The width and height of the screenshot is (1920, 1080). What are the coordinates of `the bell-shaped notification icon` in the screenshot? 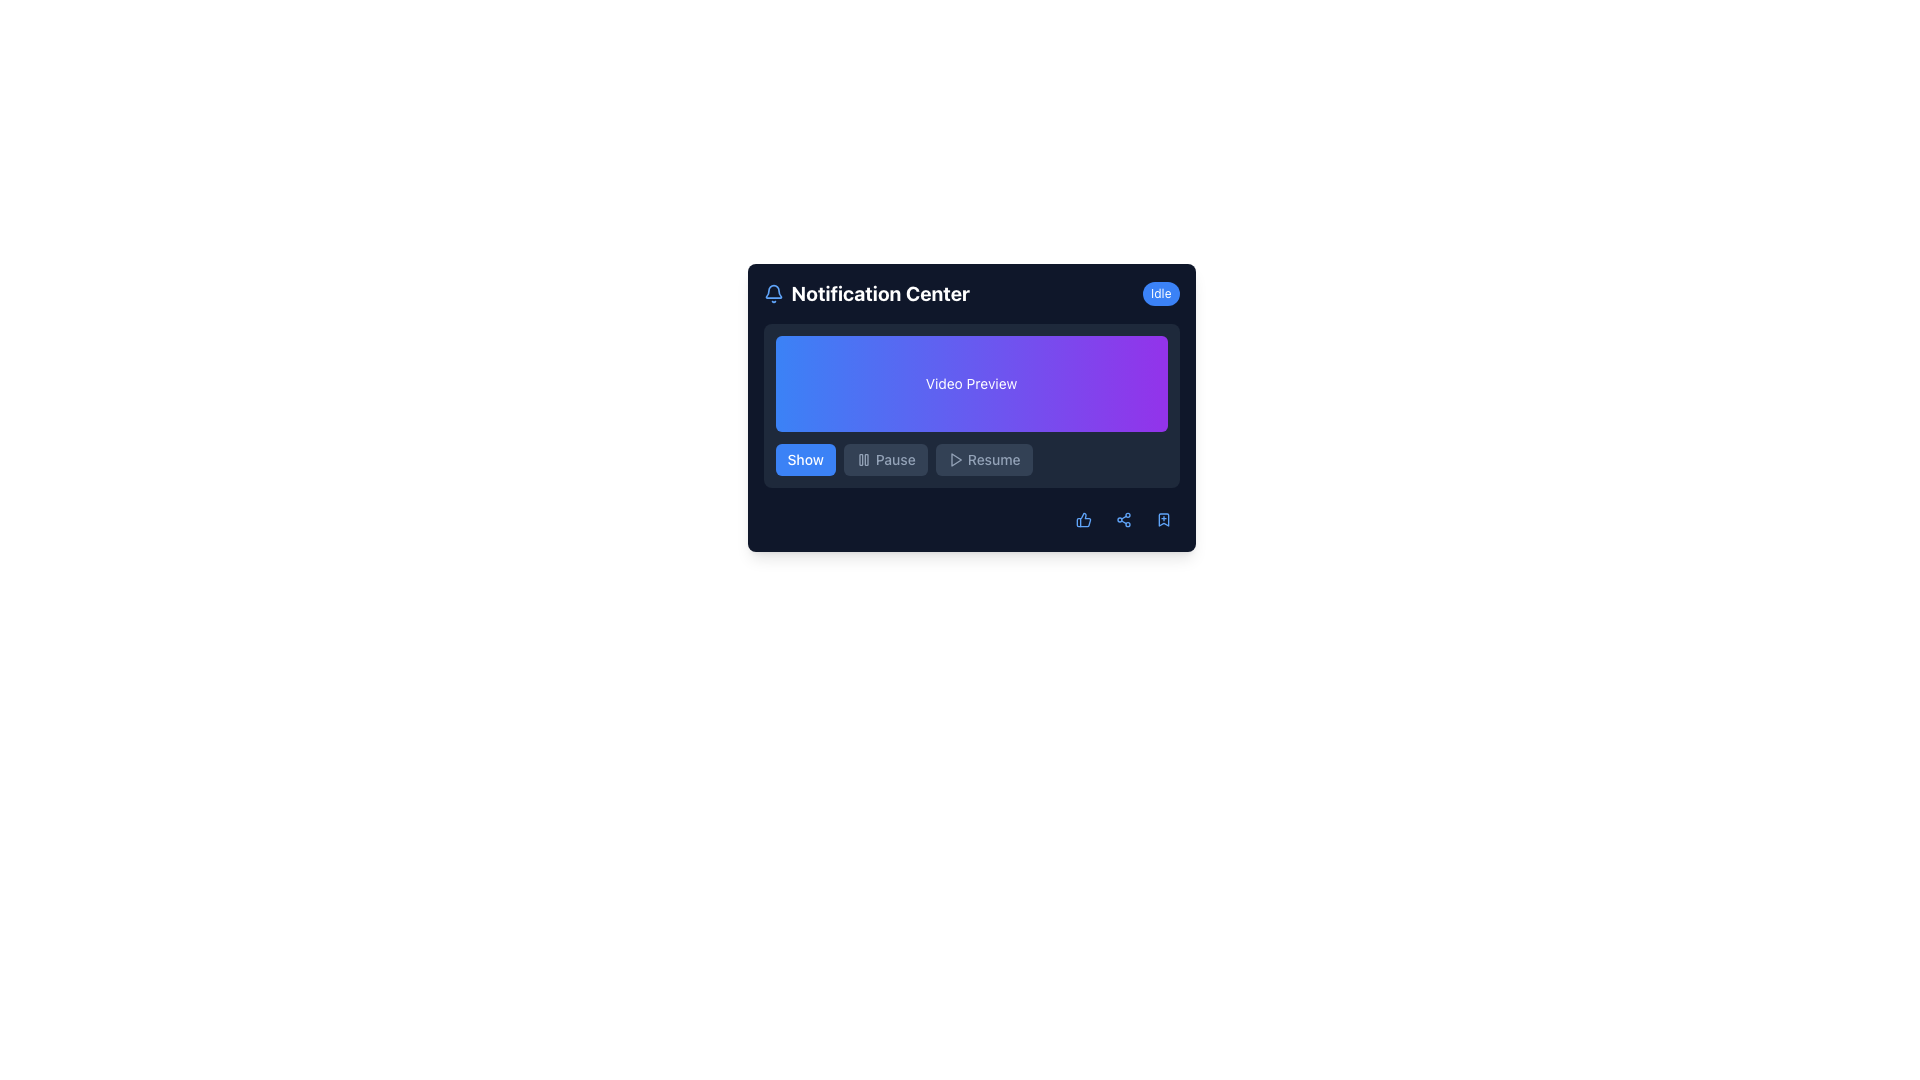 It's located at (772, 291).